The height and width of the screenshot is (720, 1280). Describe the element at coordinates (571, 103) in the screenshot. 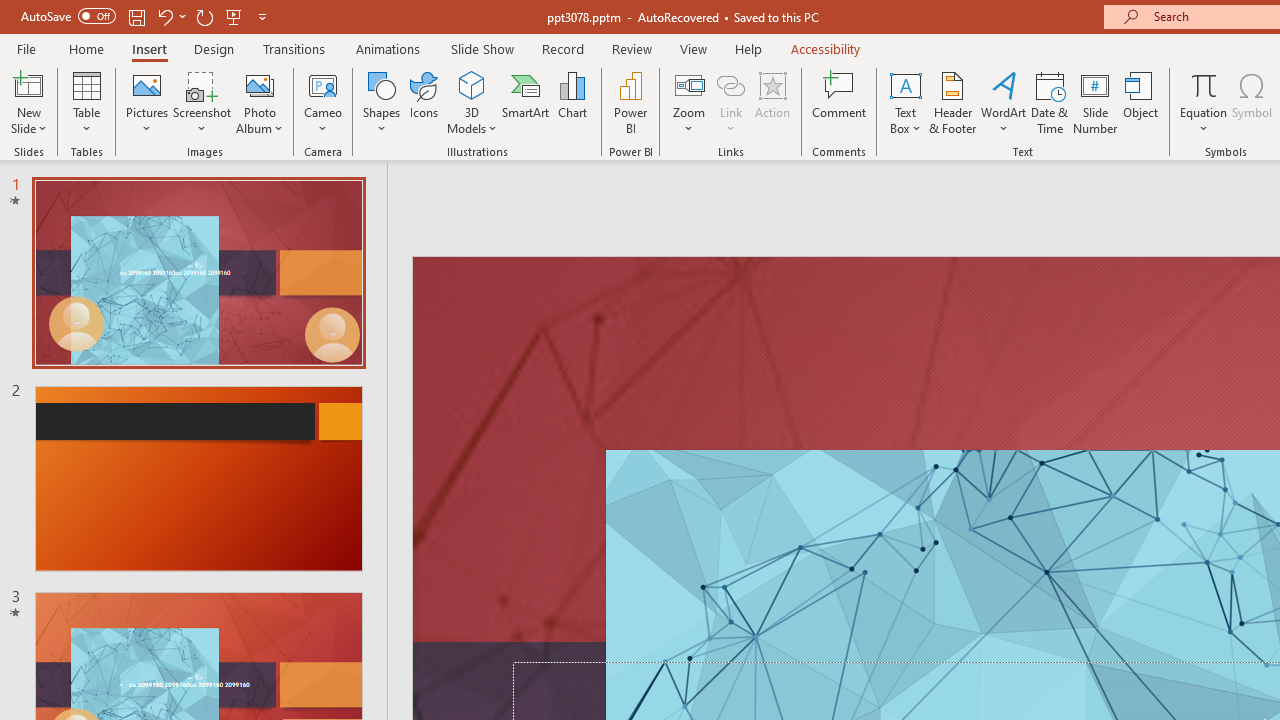

I see `'Chart...'` at that location.